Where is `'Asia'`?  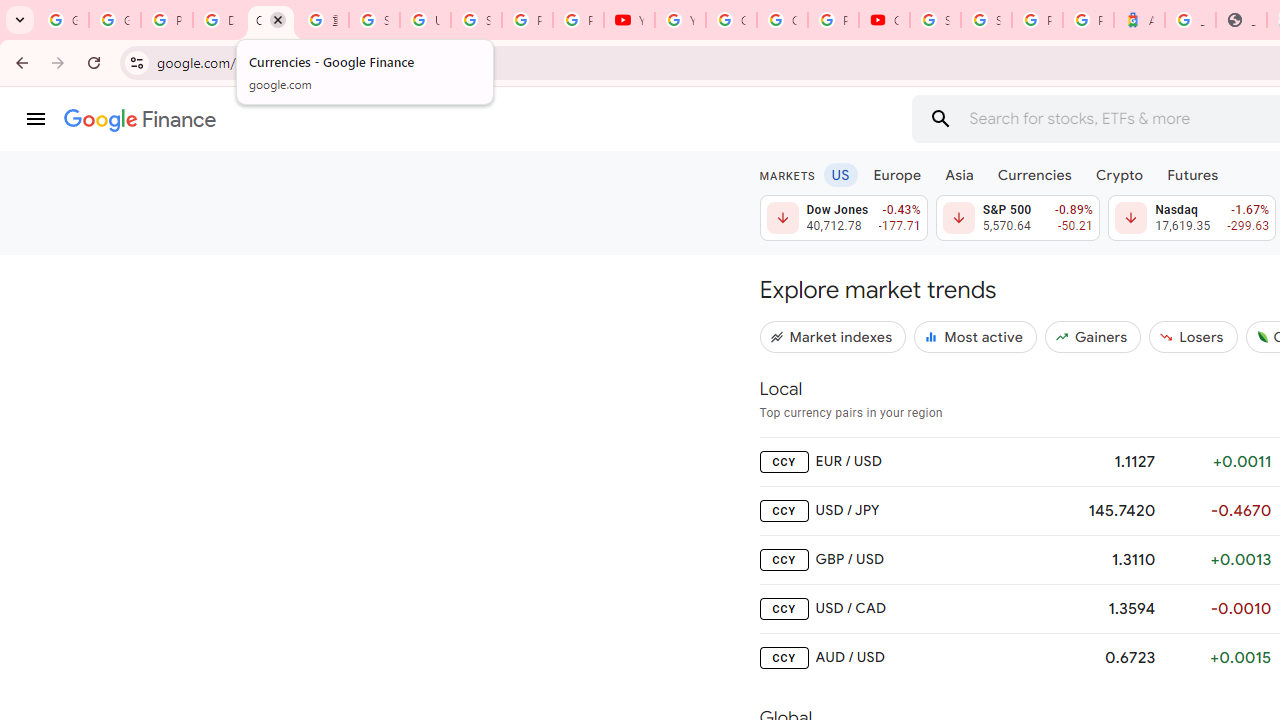
'Asia' is located at coordinates (958, 173).